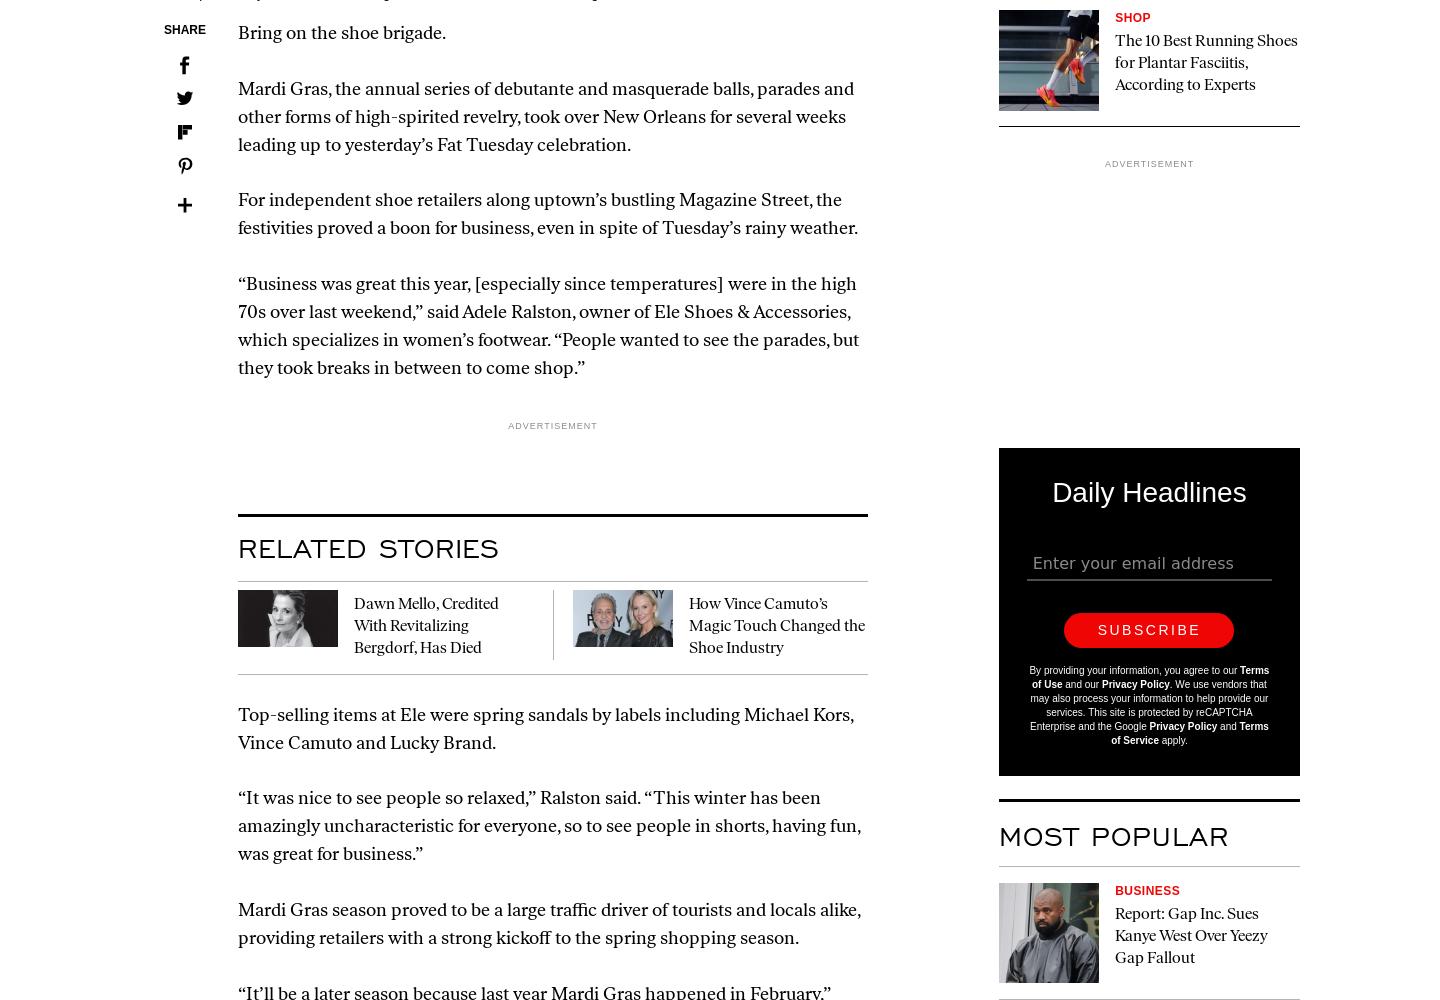 This screenshot has height=1000, width=1440. Describe the element at coordinates (1148, 491) in the screenshot. I see `'Daily Headlines'` at that location.